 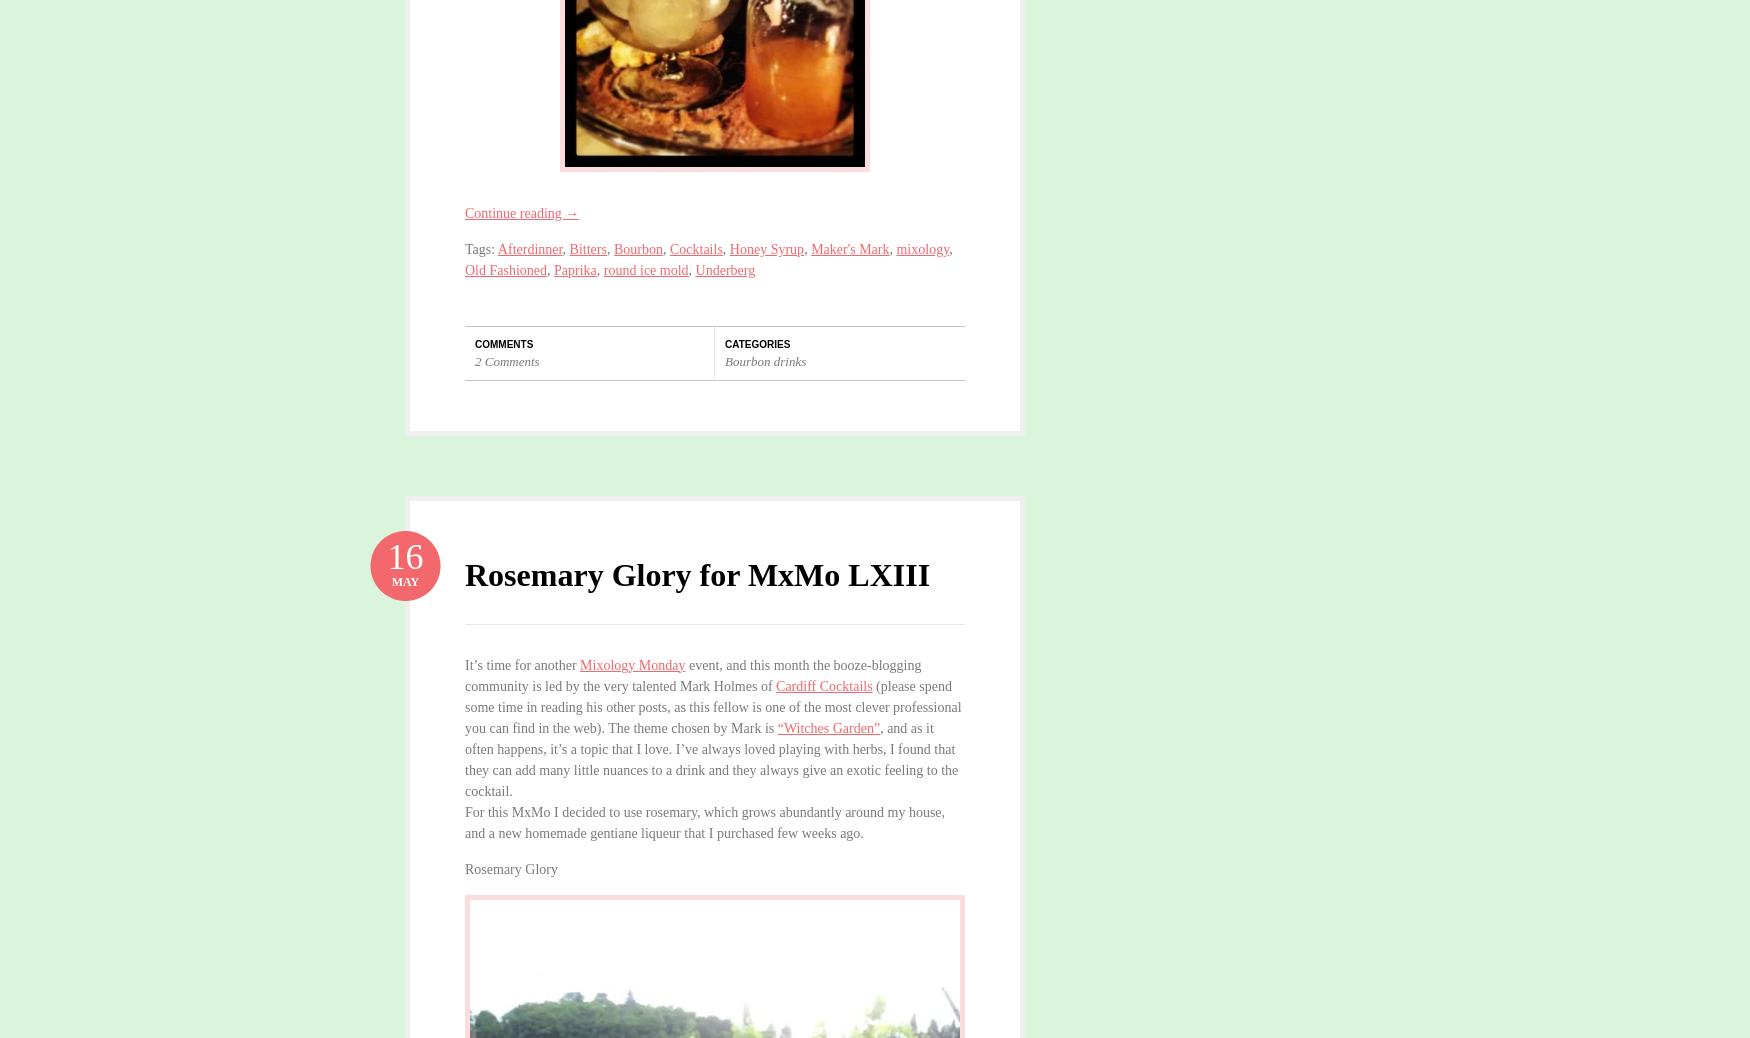 What do you see at coordinates (521, 663) in the screenshot?
I see `'It’s time for another'` at bounding box center [521, 663].